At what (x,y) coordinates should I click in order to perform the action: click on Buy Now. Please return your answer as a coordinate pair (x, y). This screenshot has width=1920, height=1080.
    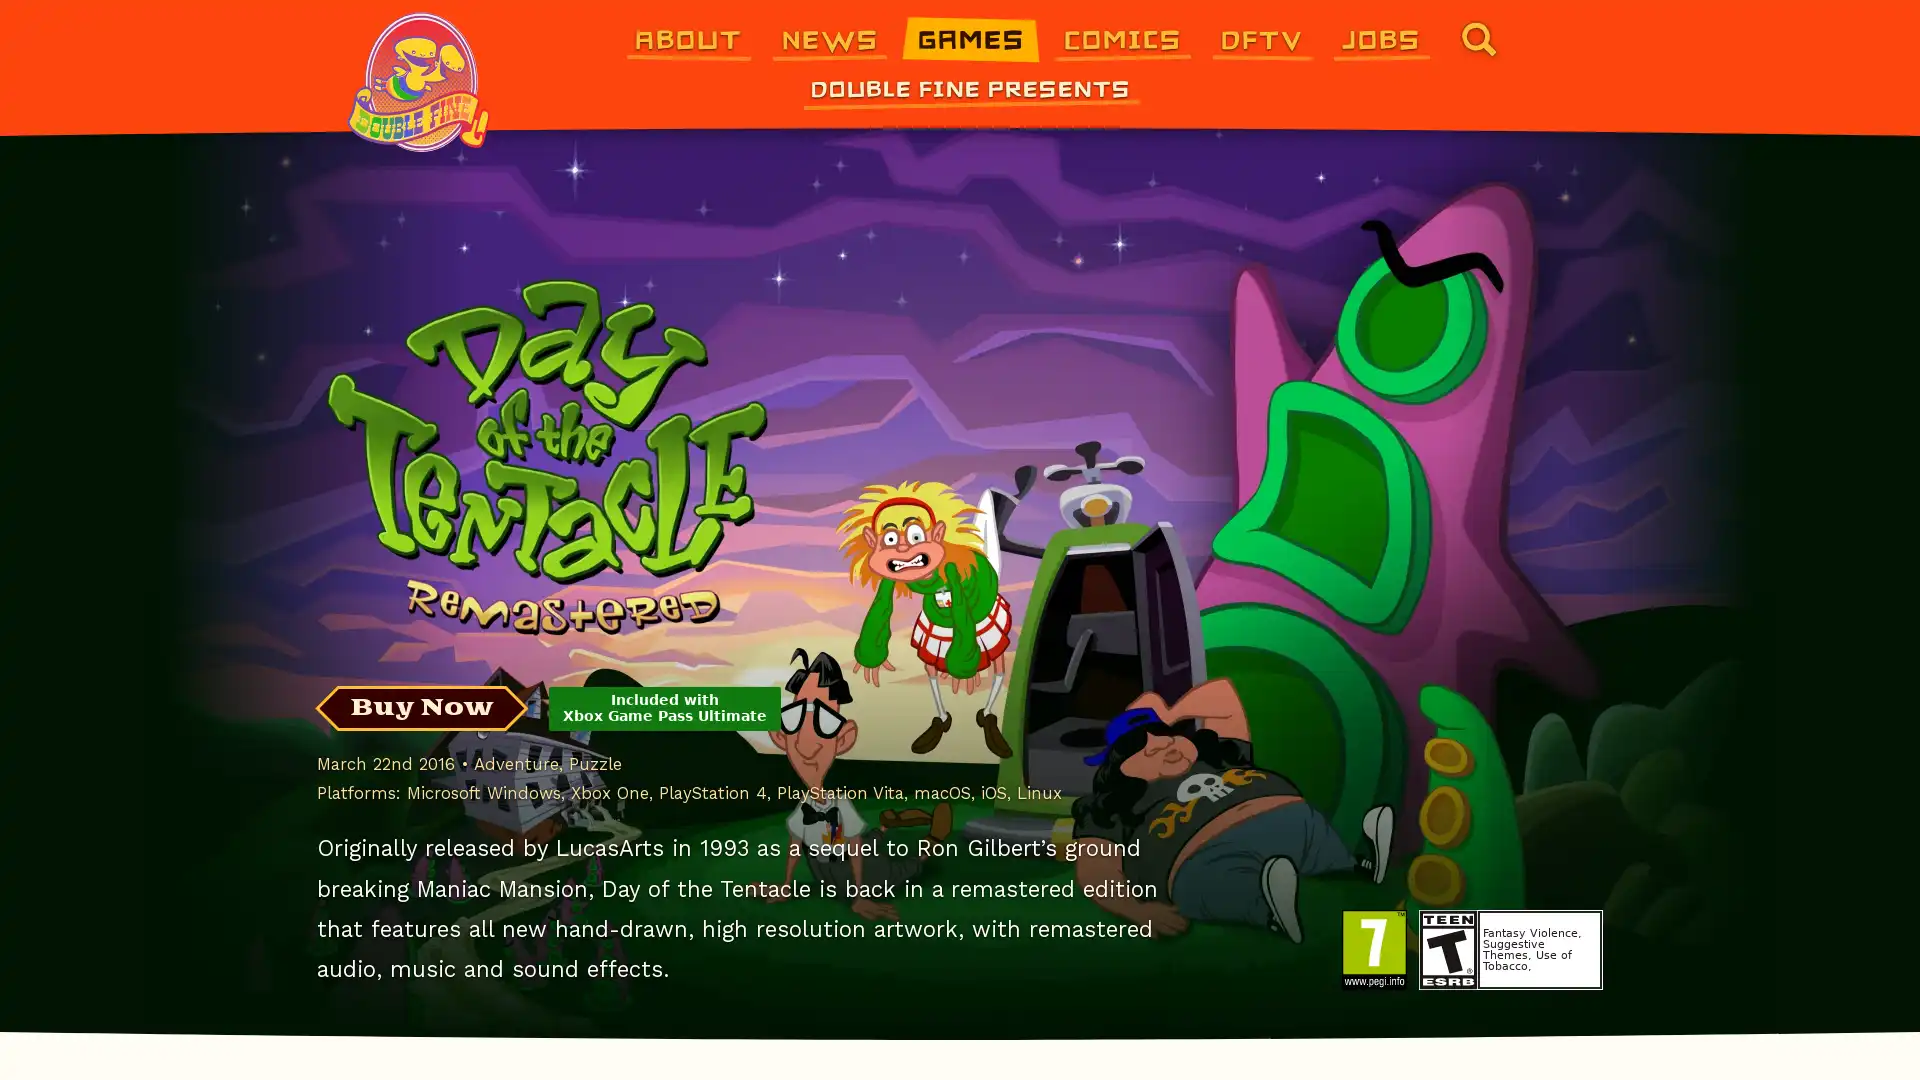
    Looking at the image, I should click on (420, 707).